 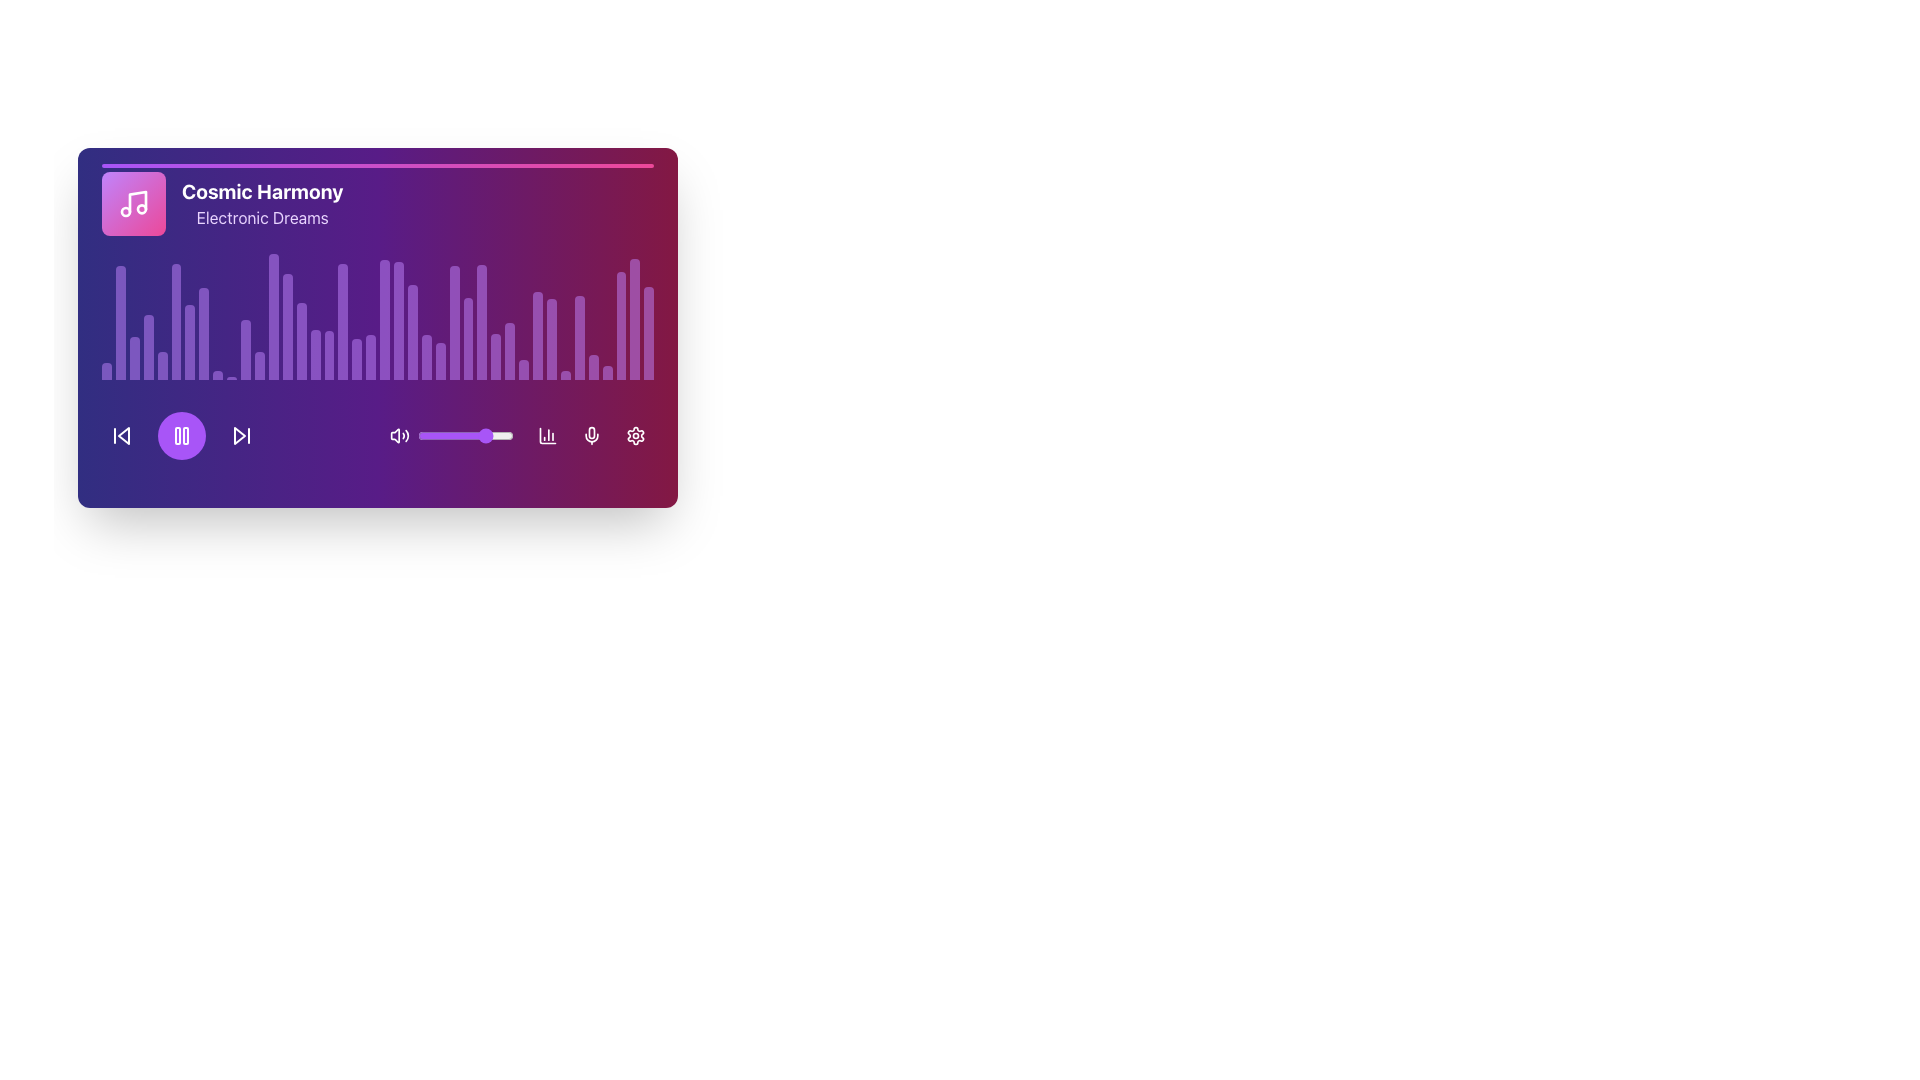 I want to click on the microphone icon located at the bottom-right section of the card interface, so click(x=590, y=431).